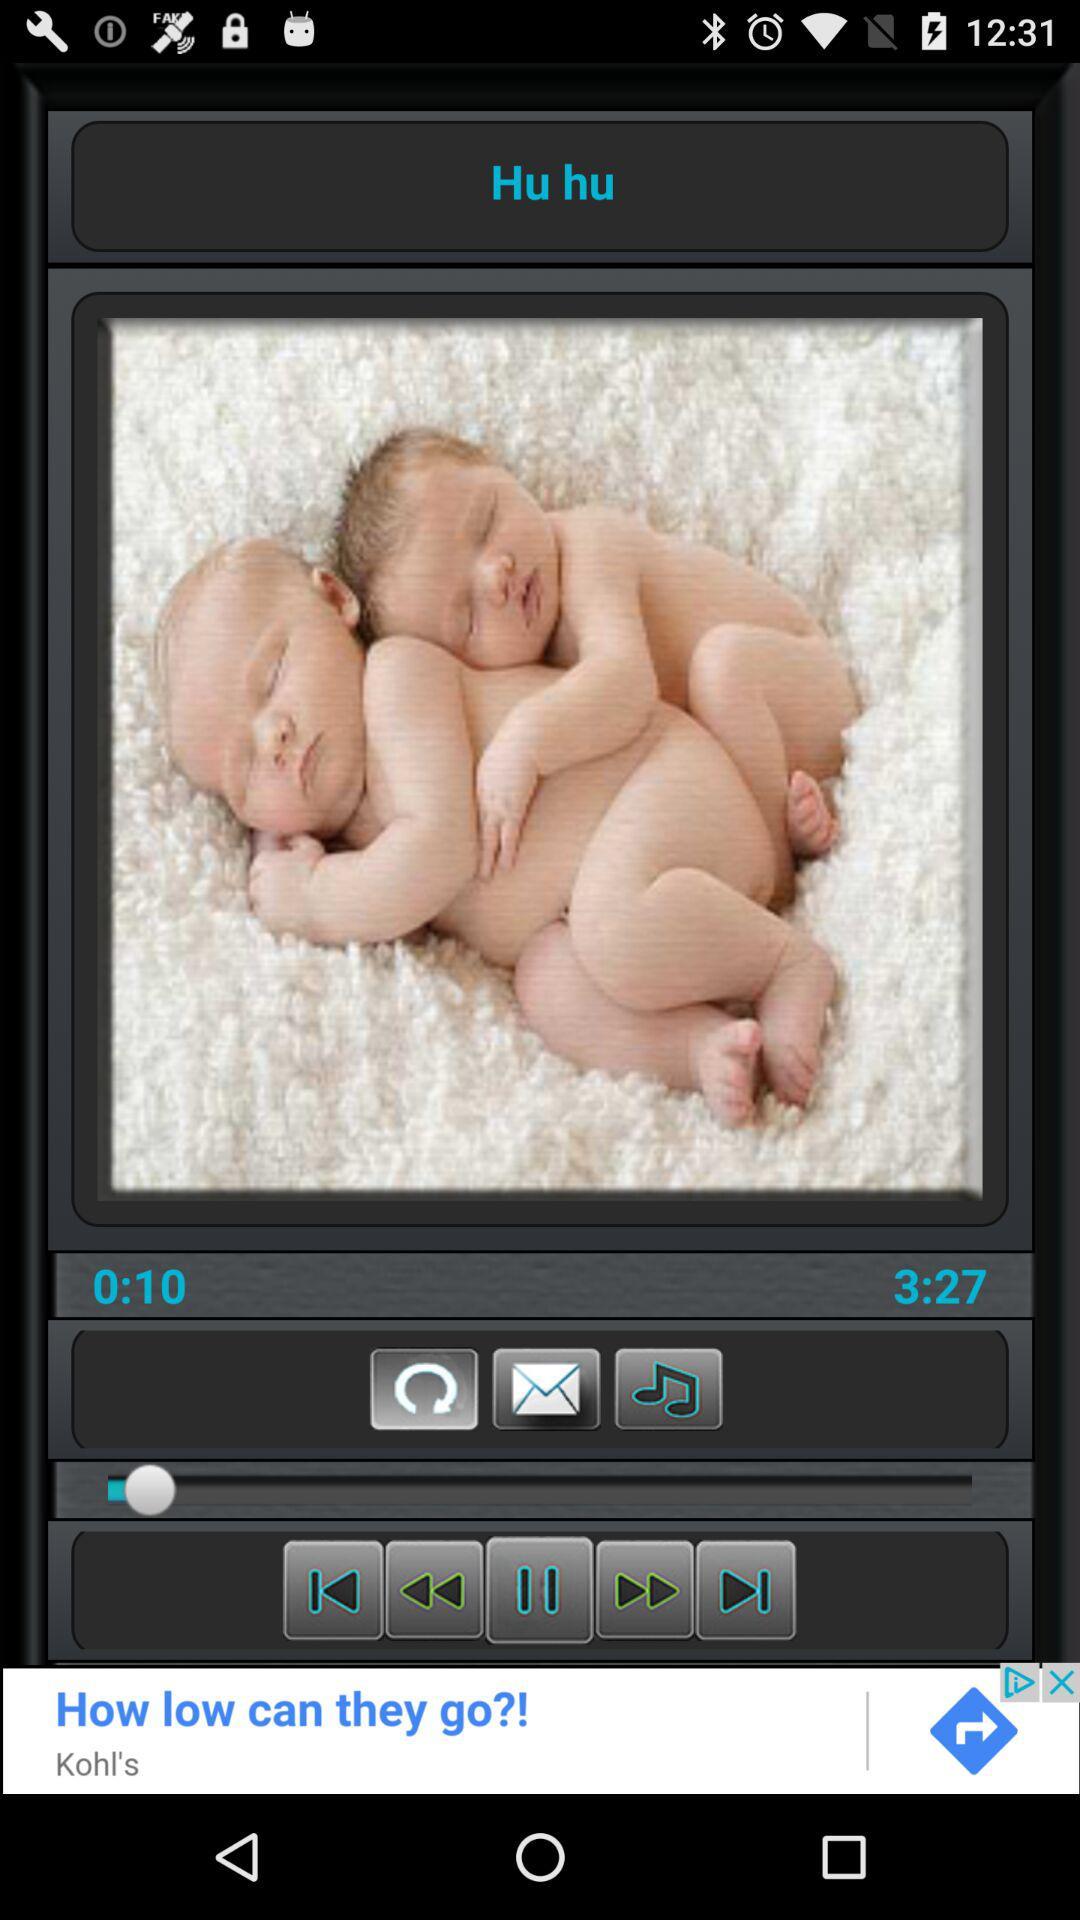  Describe the element at coordinates (644, 1701) in the screenshot. I see `the av_forward icon` at that location.